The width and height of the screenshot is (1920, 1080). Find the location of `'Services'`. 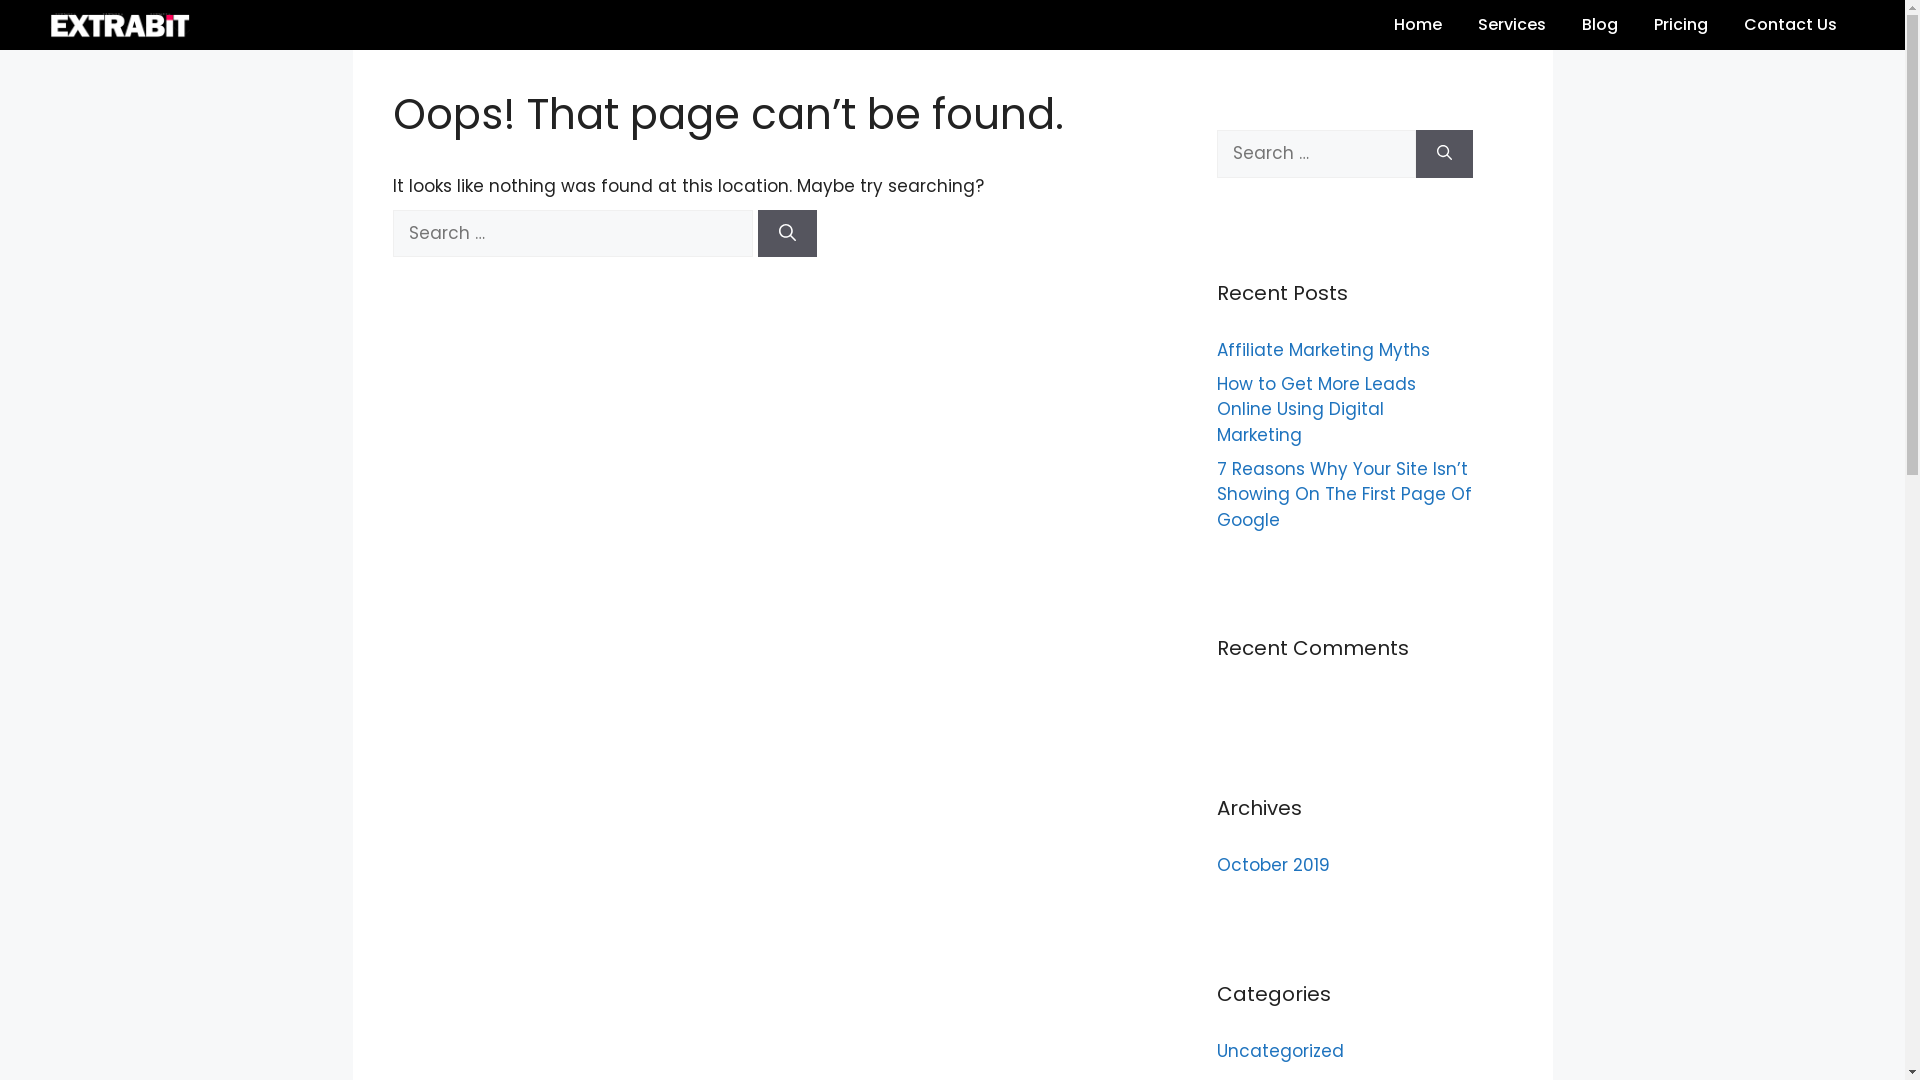

'Services' is located at coordinates (1512, 24).